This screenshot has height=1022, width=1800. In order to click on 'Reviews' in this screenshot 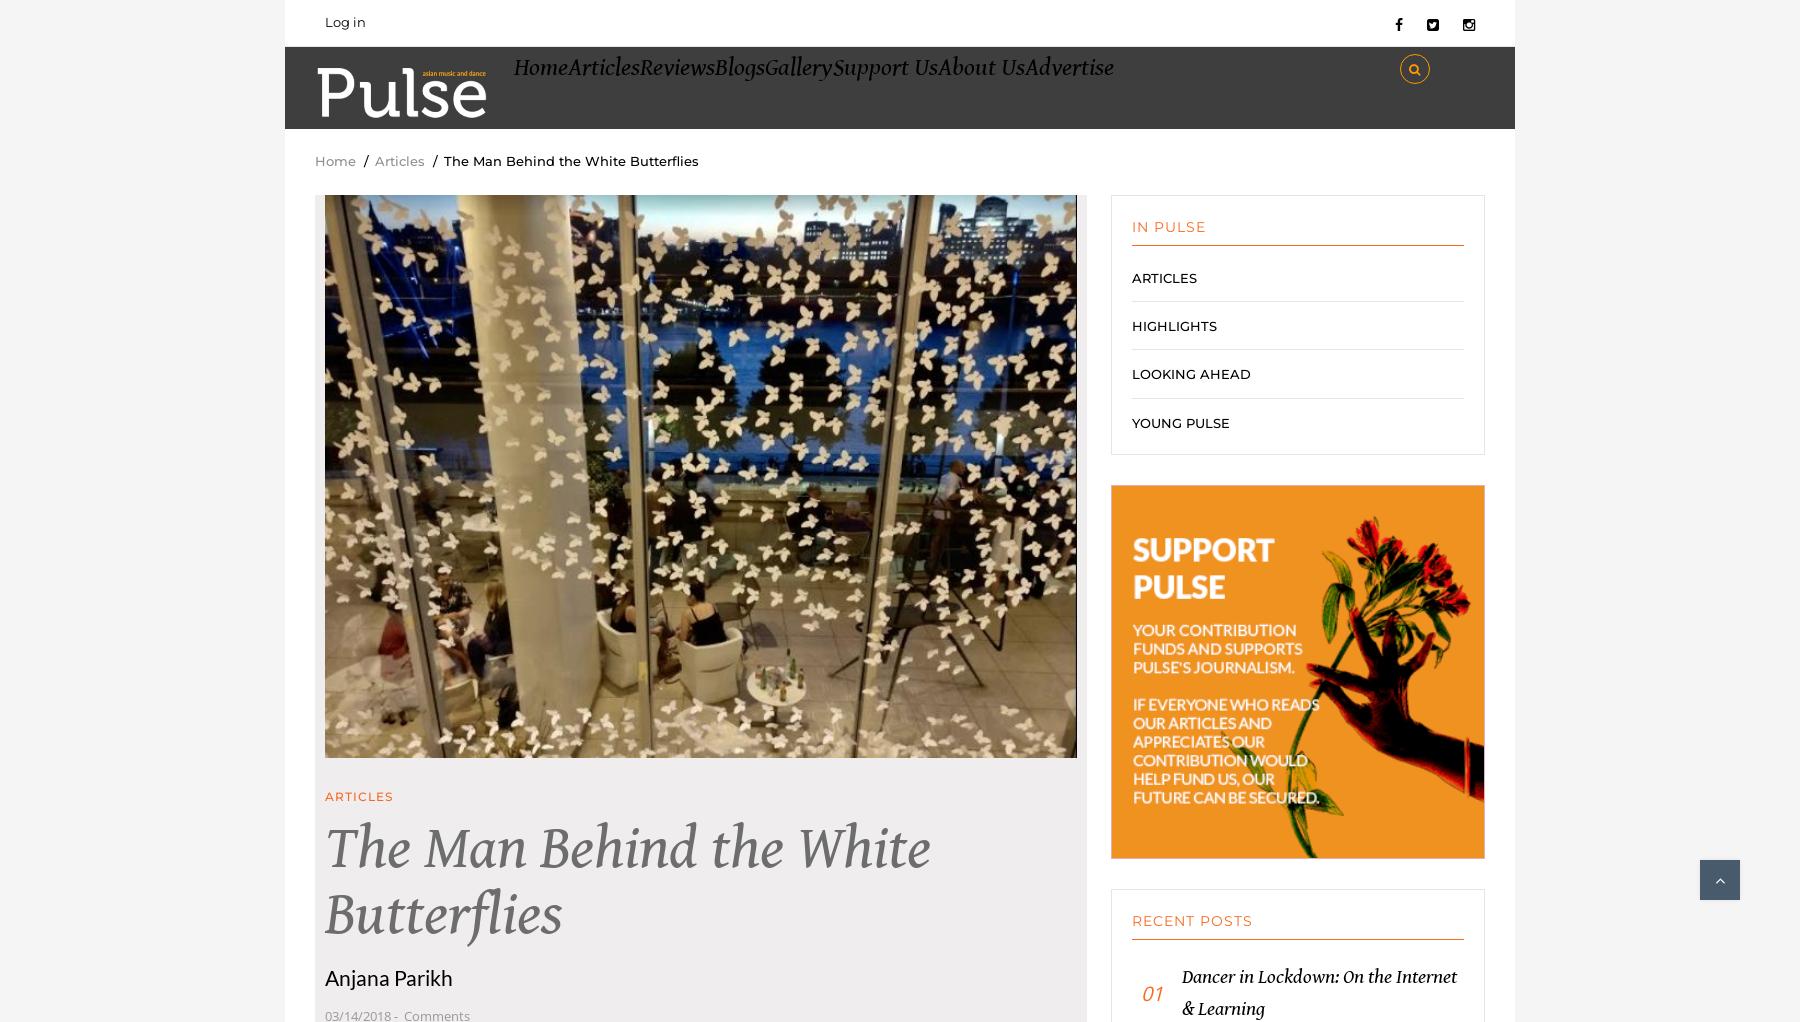, I will do `click(738, 96)`.